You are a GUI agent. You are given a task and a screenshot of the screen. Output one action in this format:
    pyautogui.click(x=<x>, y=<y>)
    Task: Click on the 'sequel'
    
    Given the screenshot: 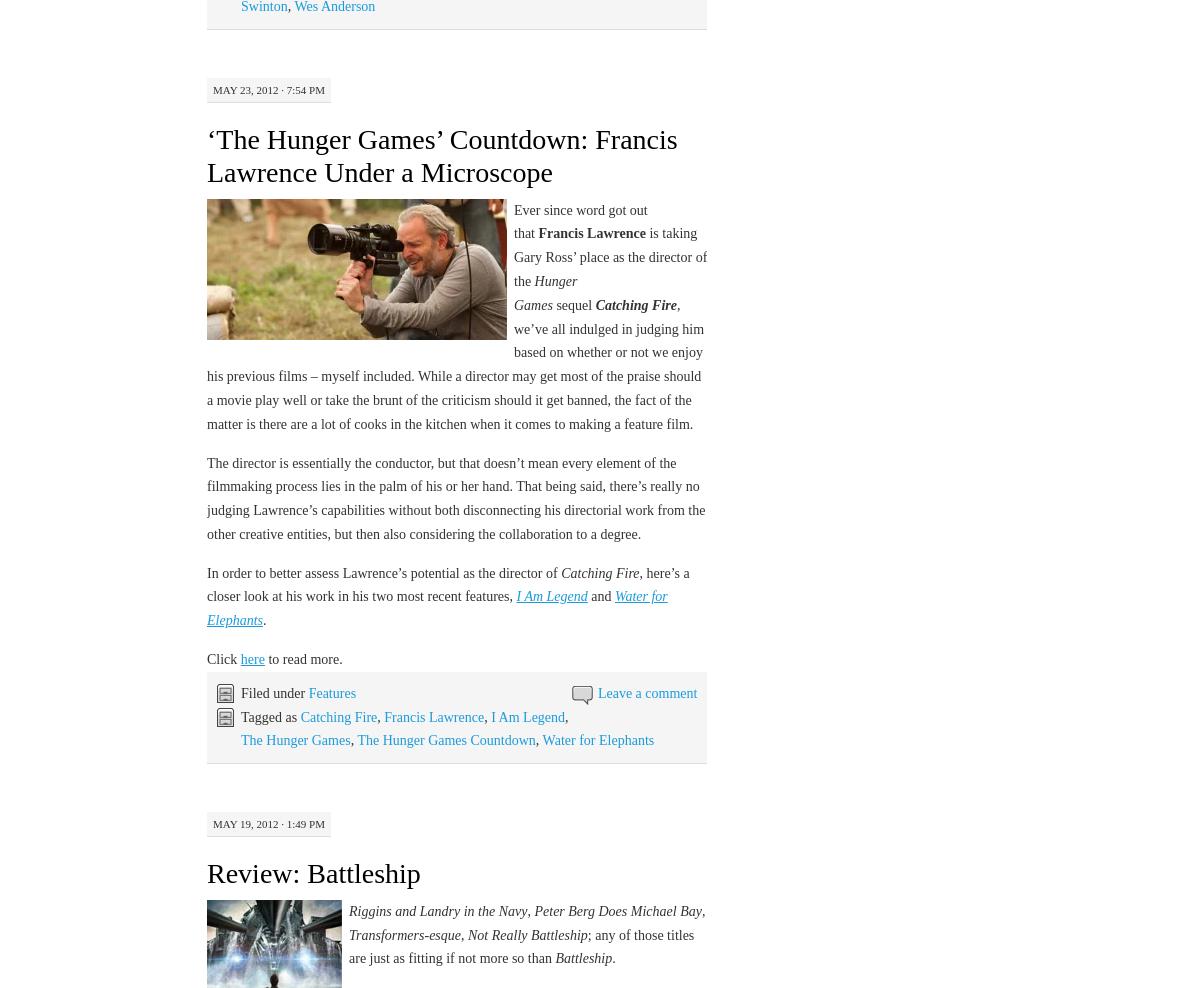 What is the action you would take?
    pyautogui.click(x=573, y=303)
    